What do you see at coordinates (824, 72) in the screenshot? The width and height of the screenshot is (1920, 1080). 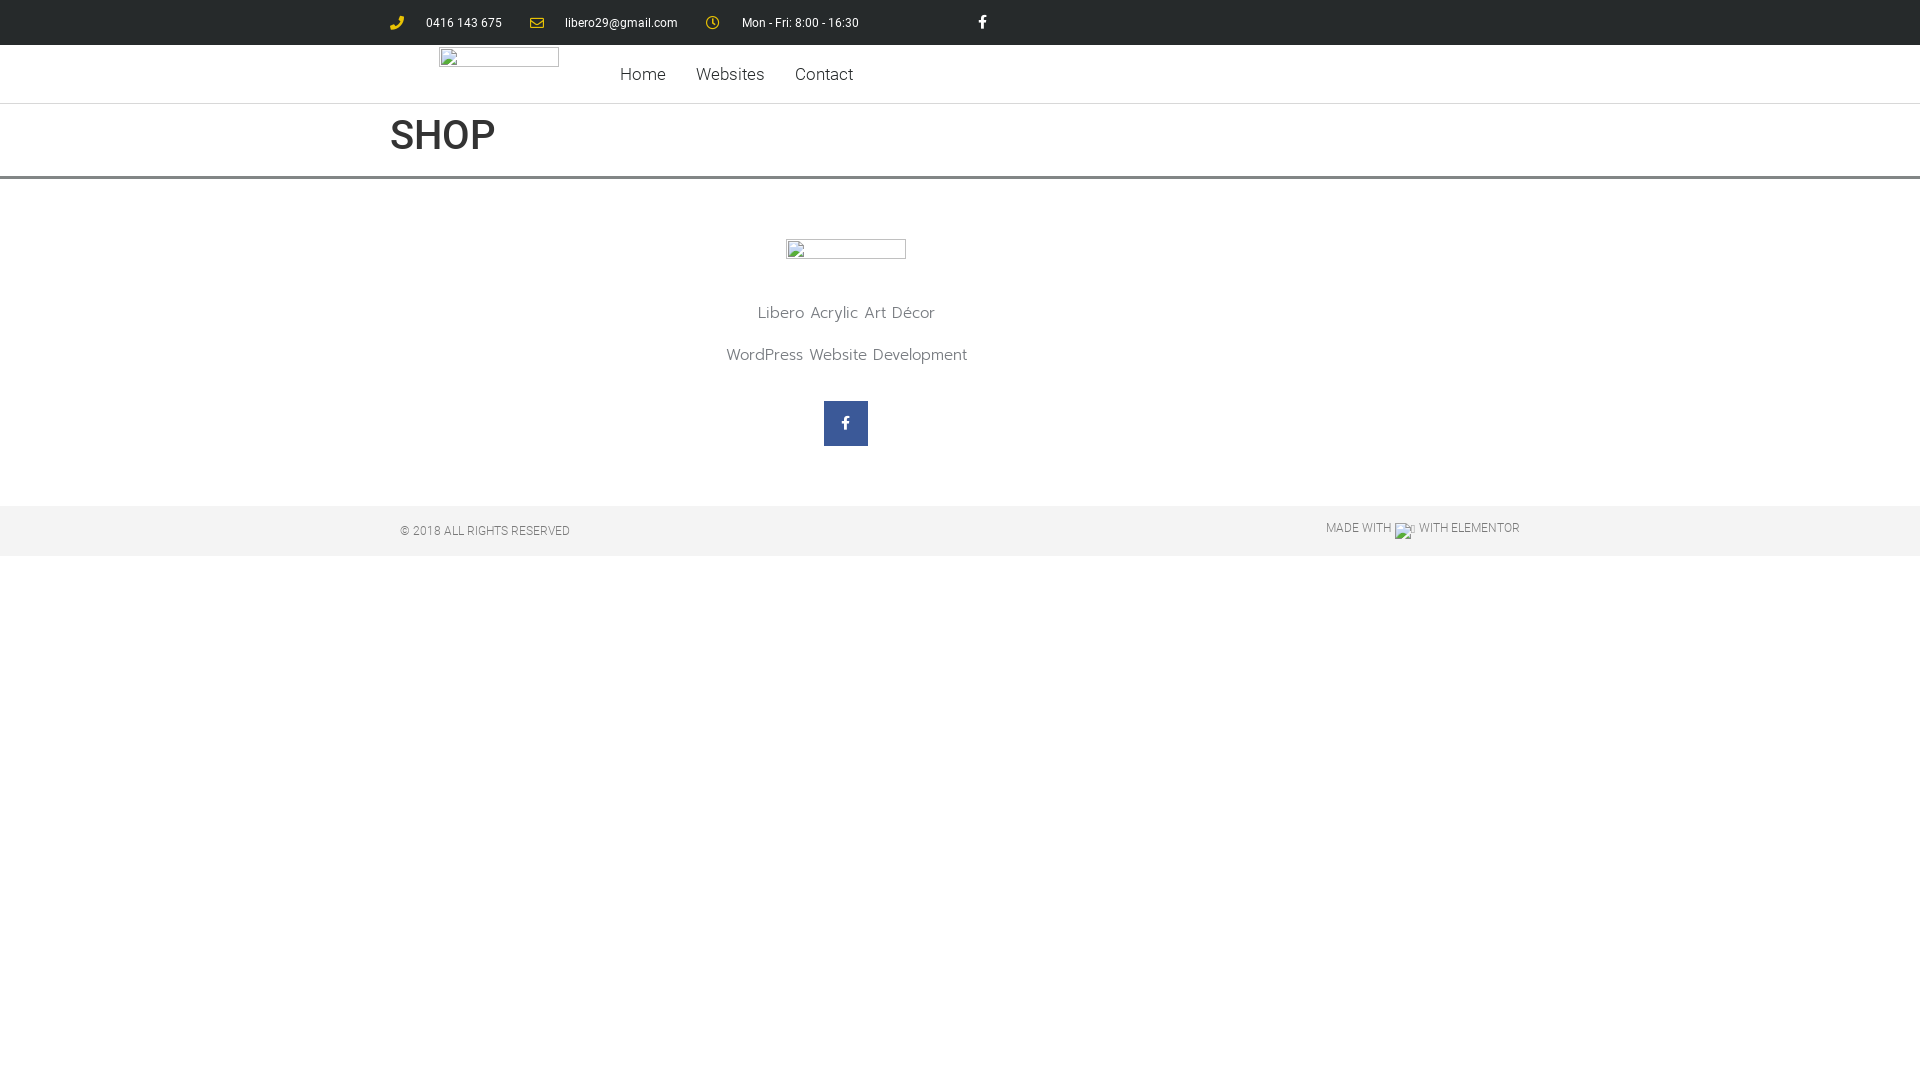 I see `'Contact'` at bounding box center [824, 72].